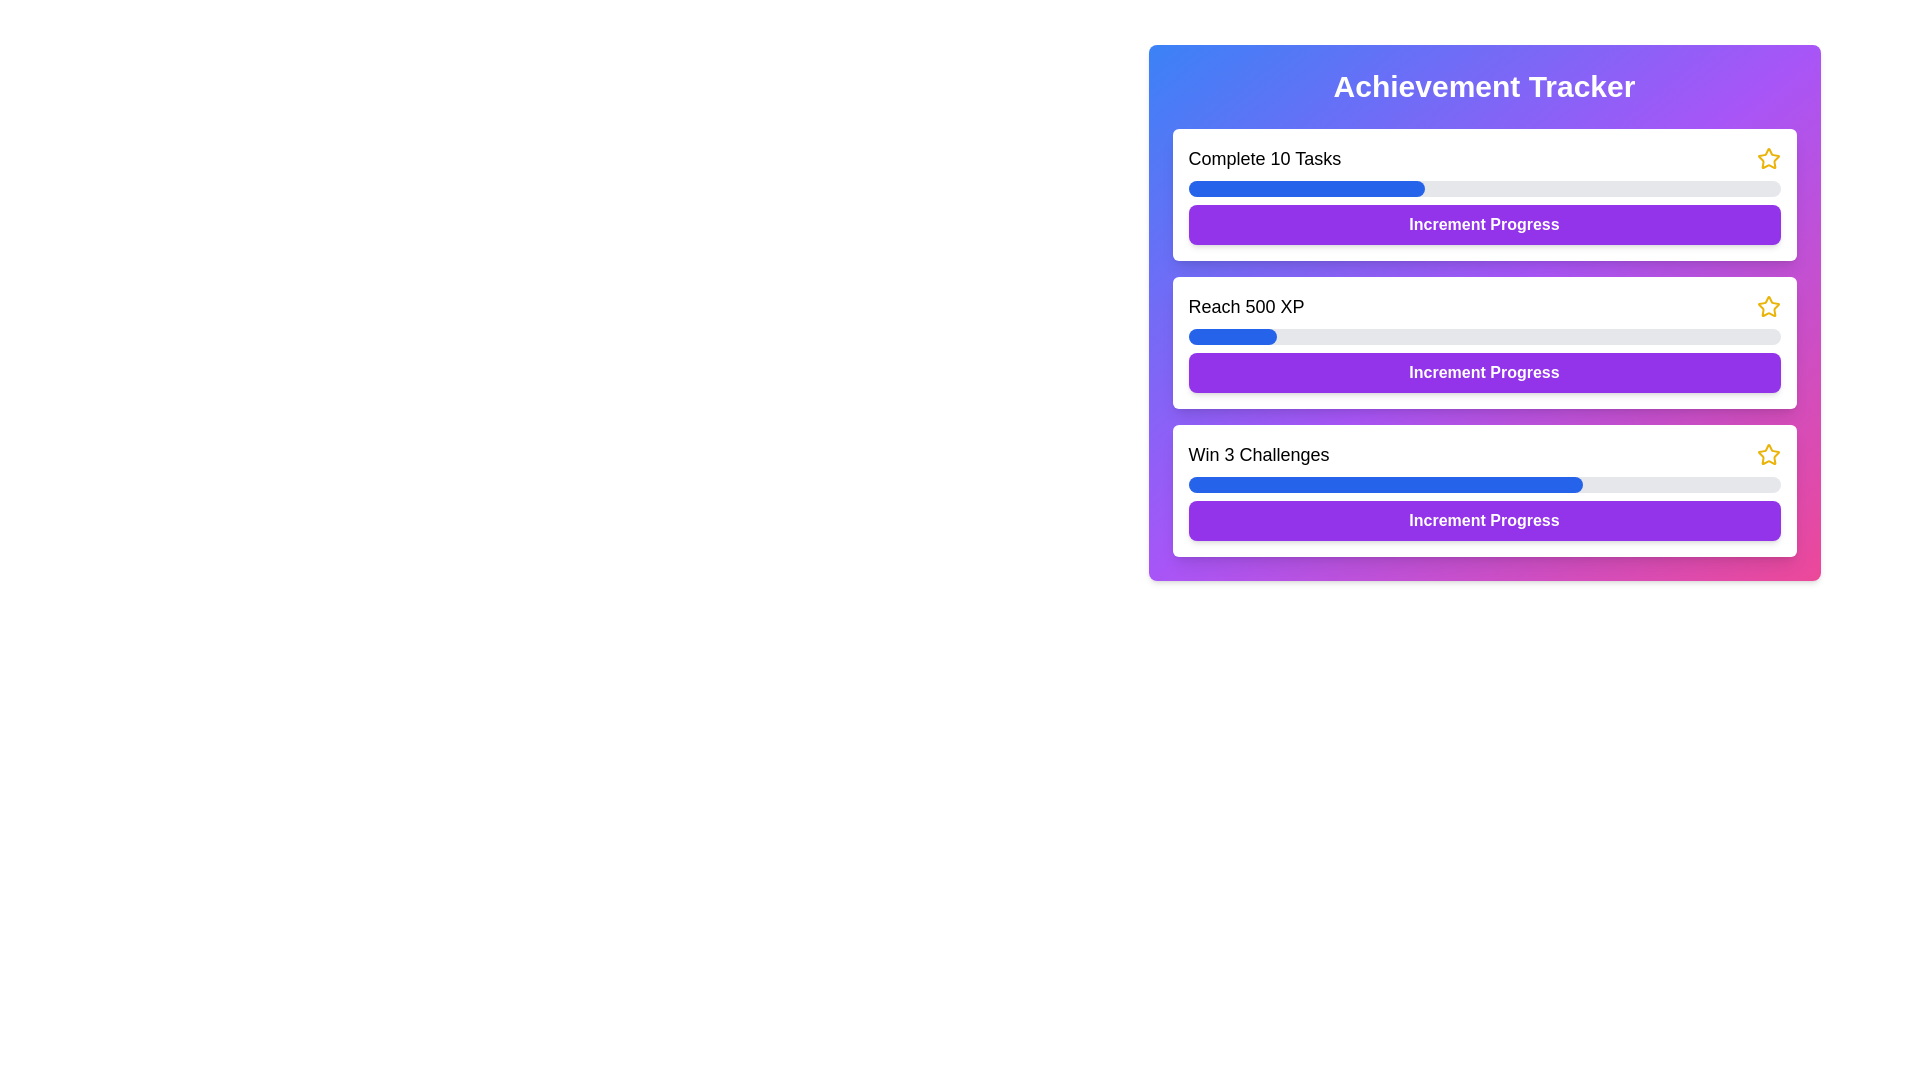  What do you see at coordinates (1768, 157) in the screenshot?
I see `the status indicator icon located on the far-right side of the 'Complete 10 Tasks' section` at bounding box center [1768, 157].